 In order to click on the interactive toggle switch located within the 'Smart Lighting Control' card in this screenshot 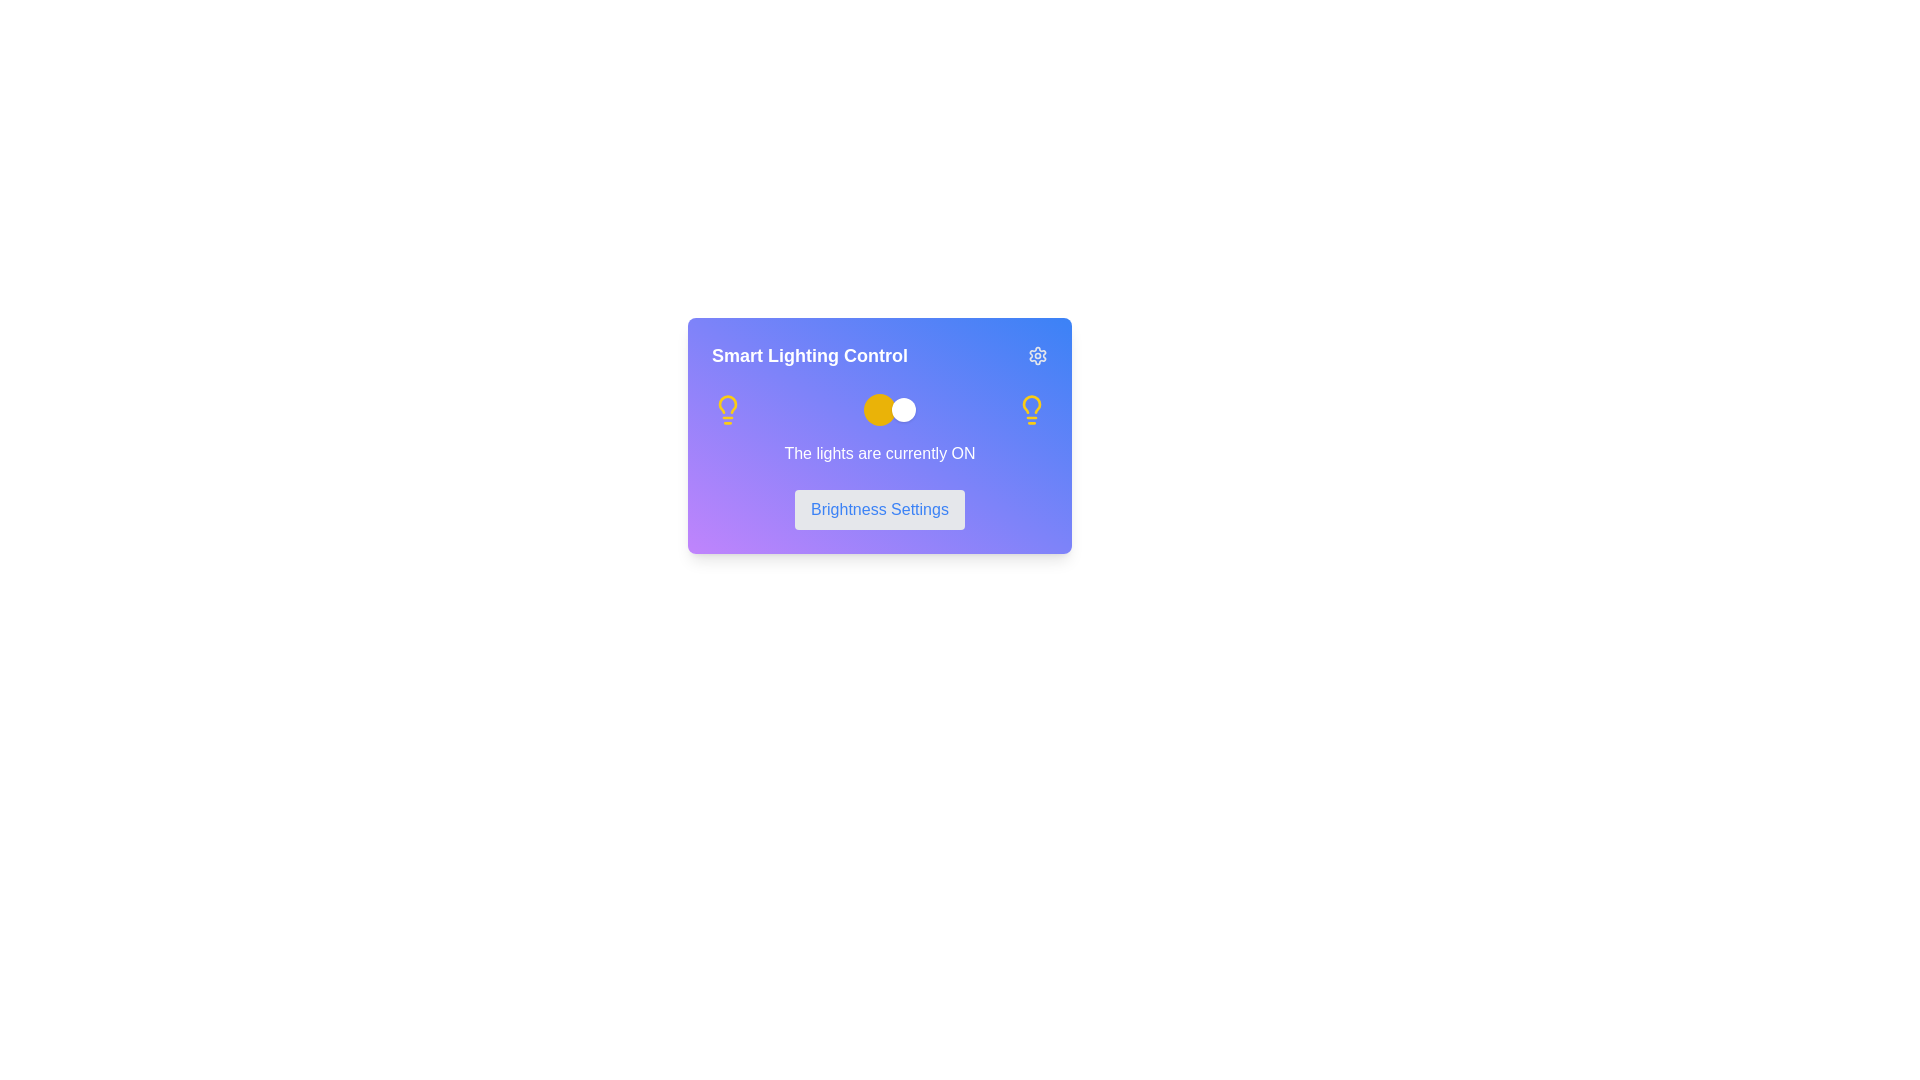, I will do `click(879, 408)`.